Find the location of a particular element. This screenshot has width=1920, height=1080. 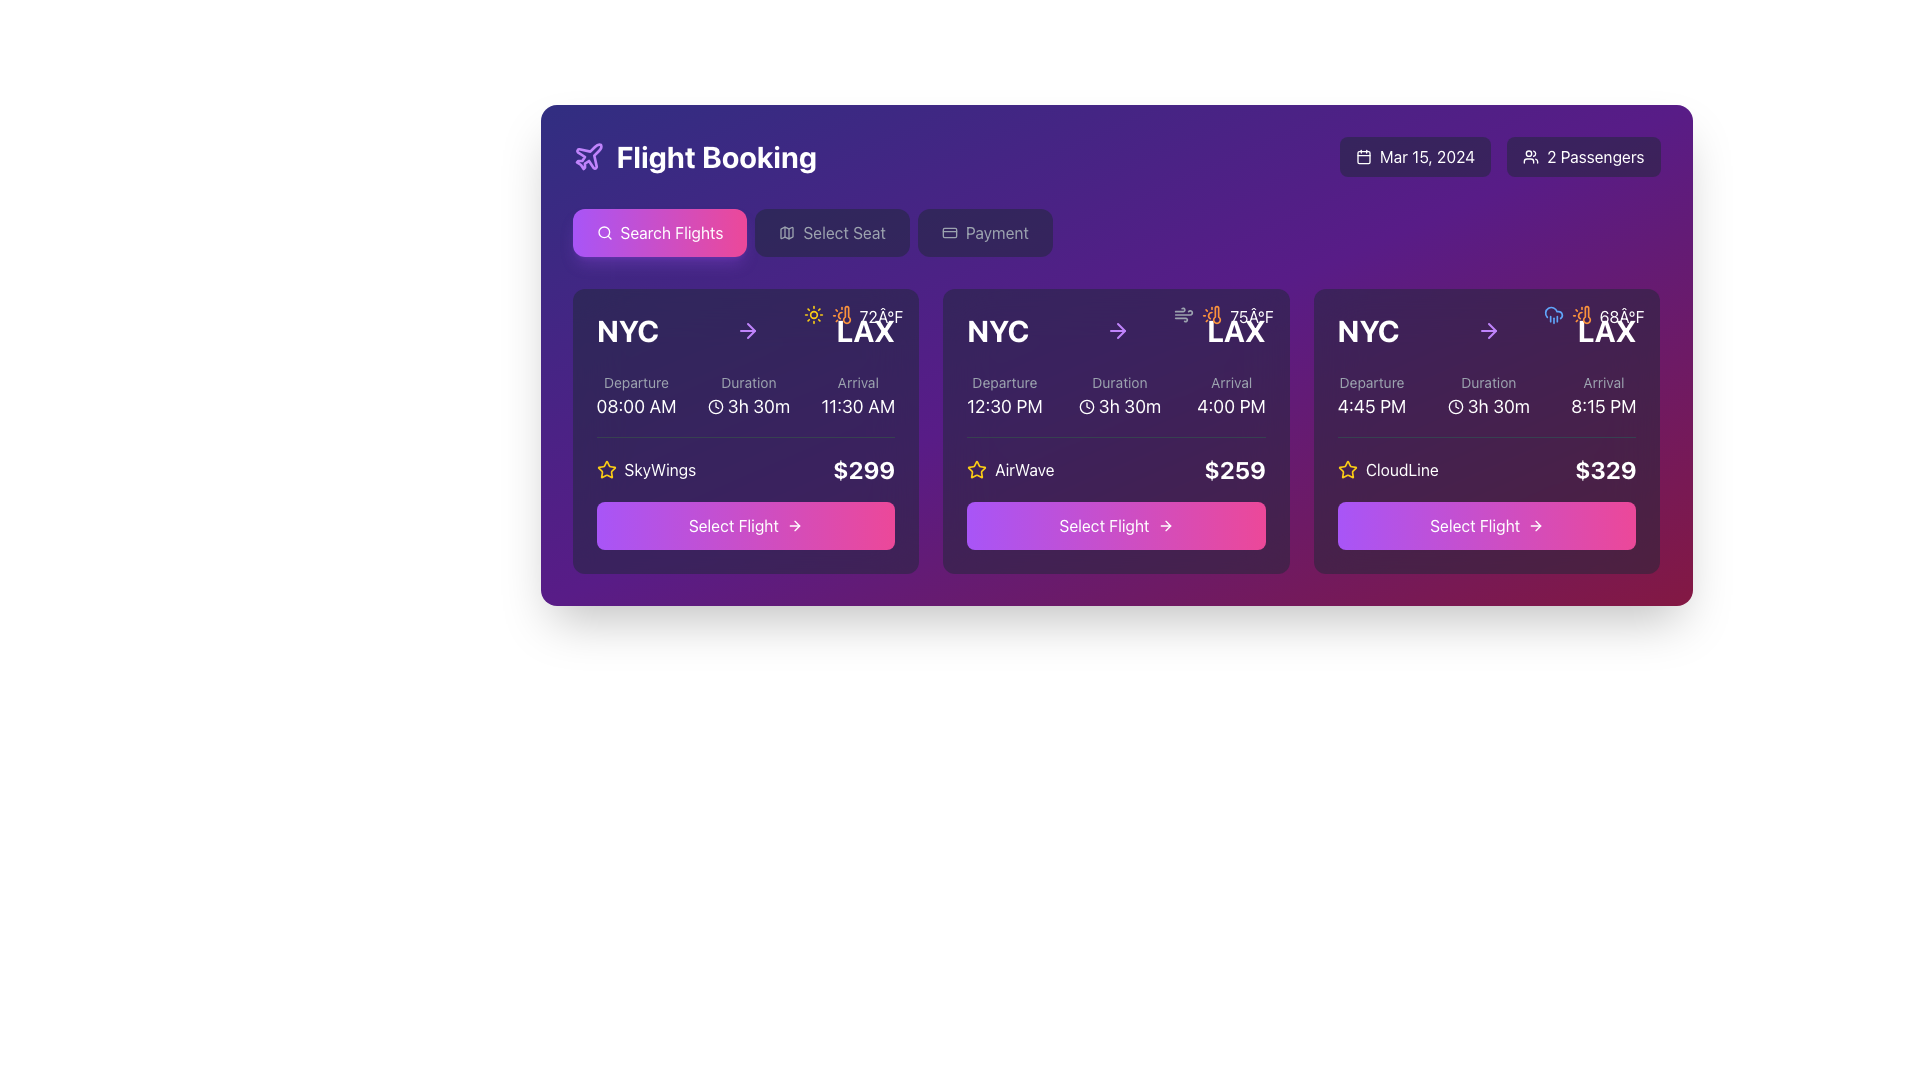

the static text displaying the temperature and weather conditions for the flight from 'NYC' to 'LAX', located in the top-right corner of the flight card is located at coordinates (1223, 315).